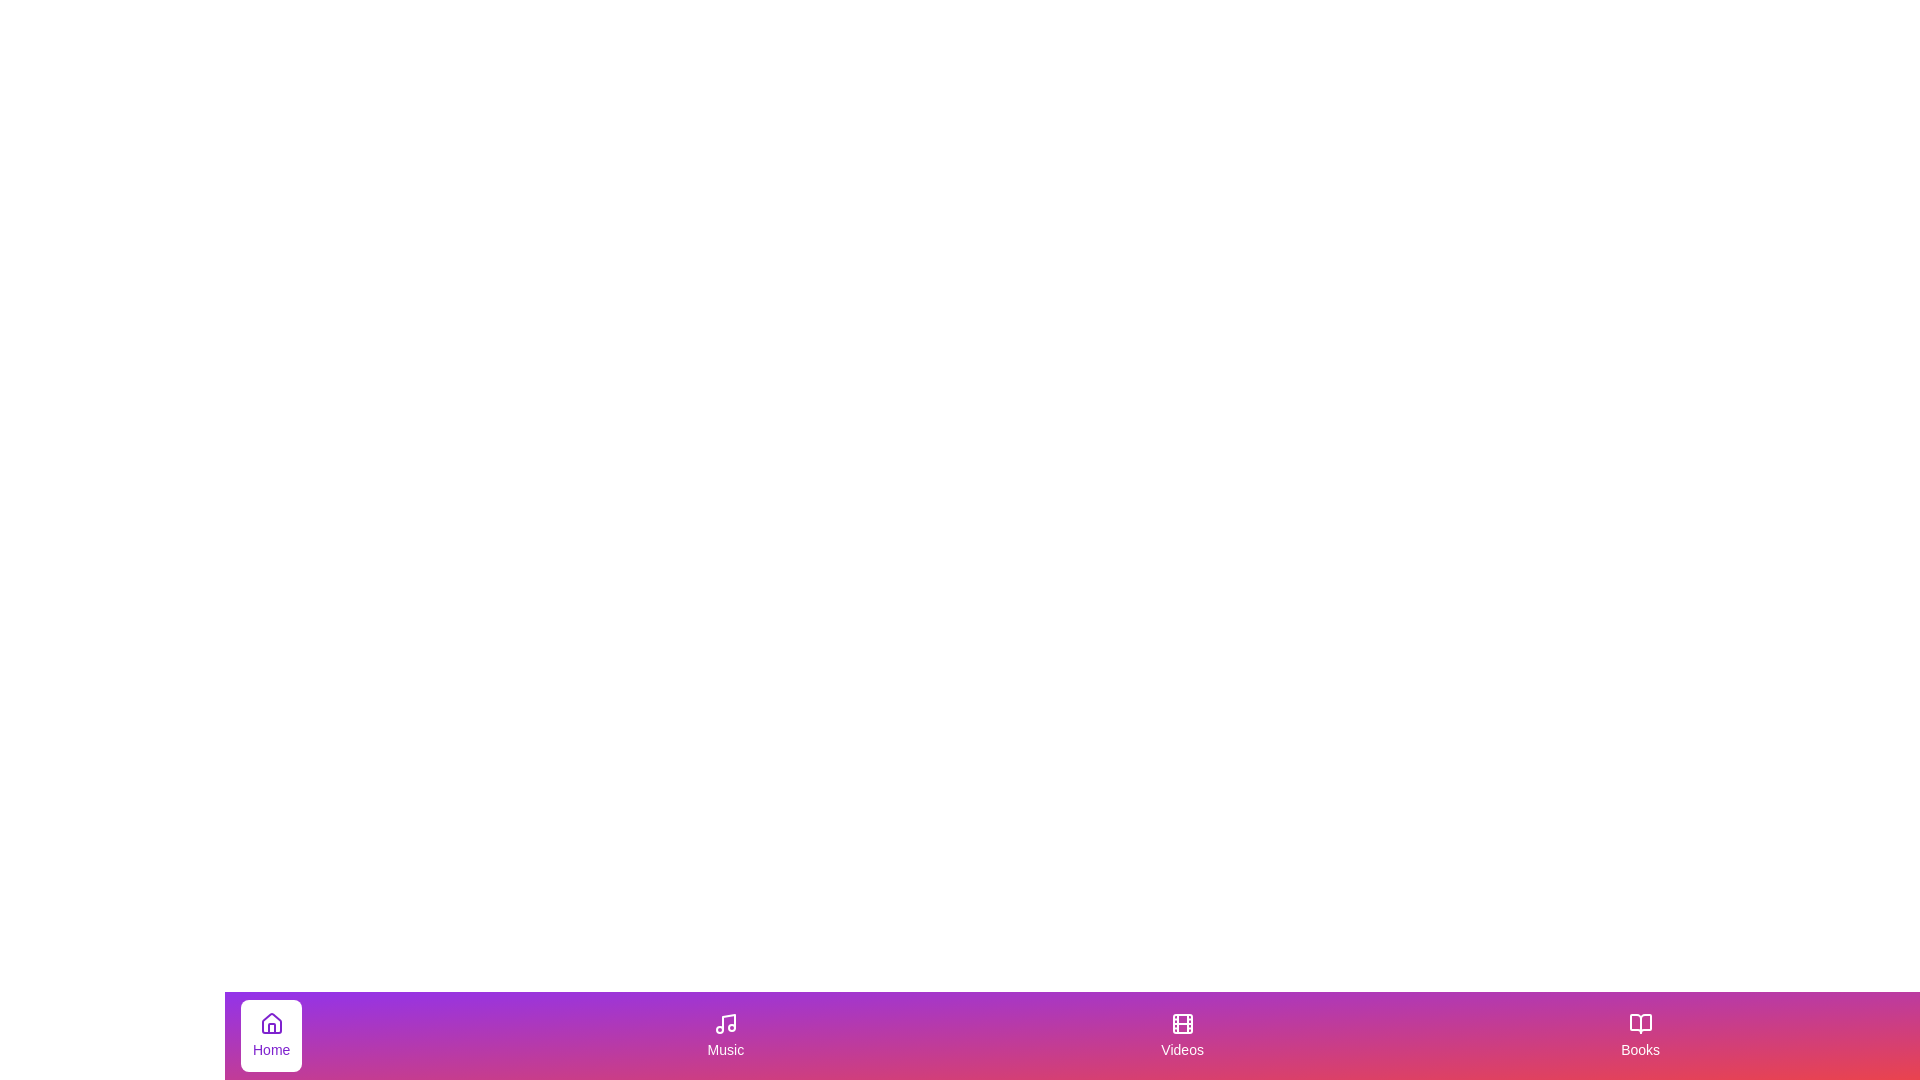 The width and height of the screenshot is (1920, 1080). What do you see at coordinates (1640, 1035) in the screenshot?
I see `the tab labeled Books by clicking on it` at bounding box center [1640, 1035].